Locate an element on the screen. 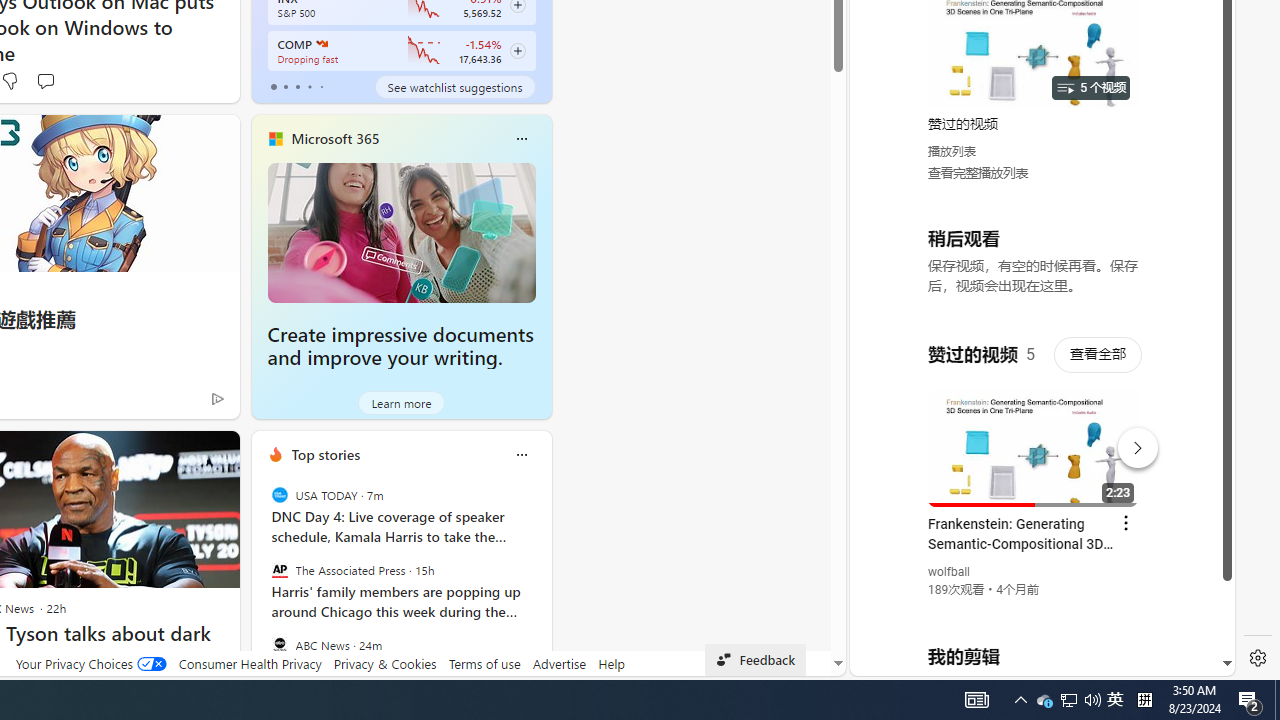 This screenshot has width=1280, height=720. 'Create impressive documents and improve your writing.' is located at coordinates (400, 231).